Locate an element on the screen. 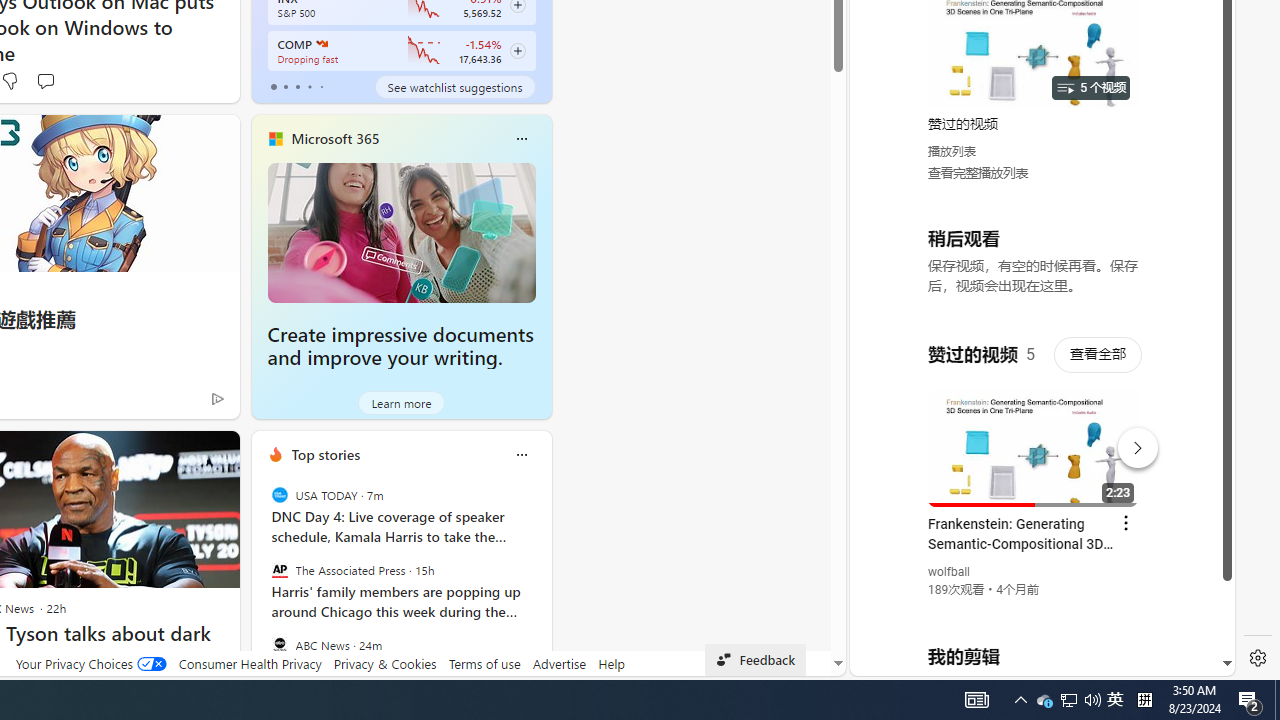 This screenshot has width=1280, height=720. 'Create impressive documents and improve your writing.' is located at coordinates (400, 231).